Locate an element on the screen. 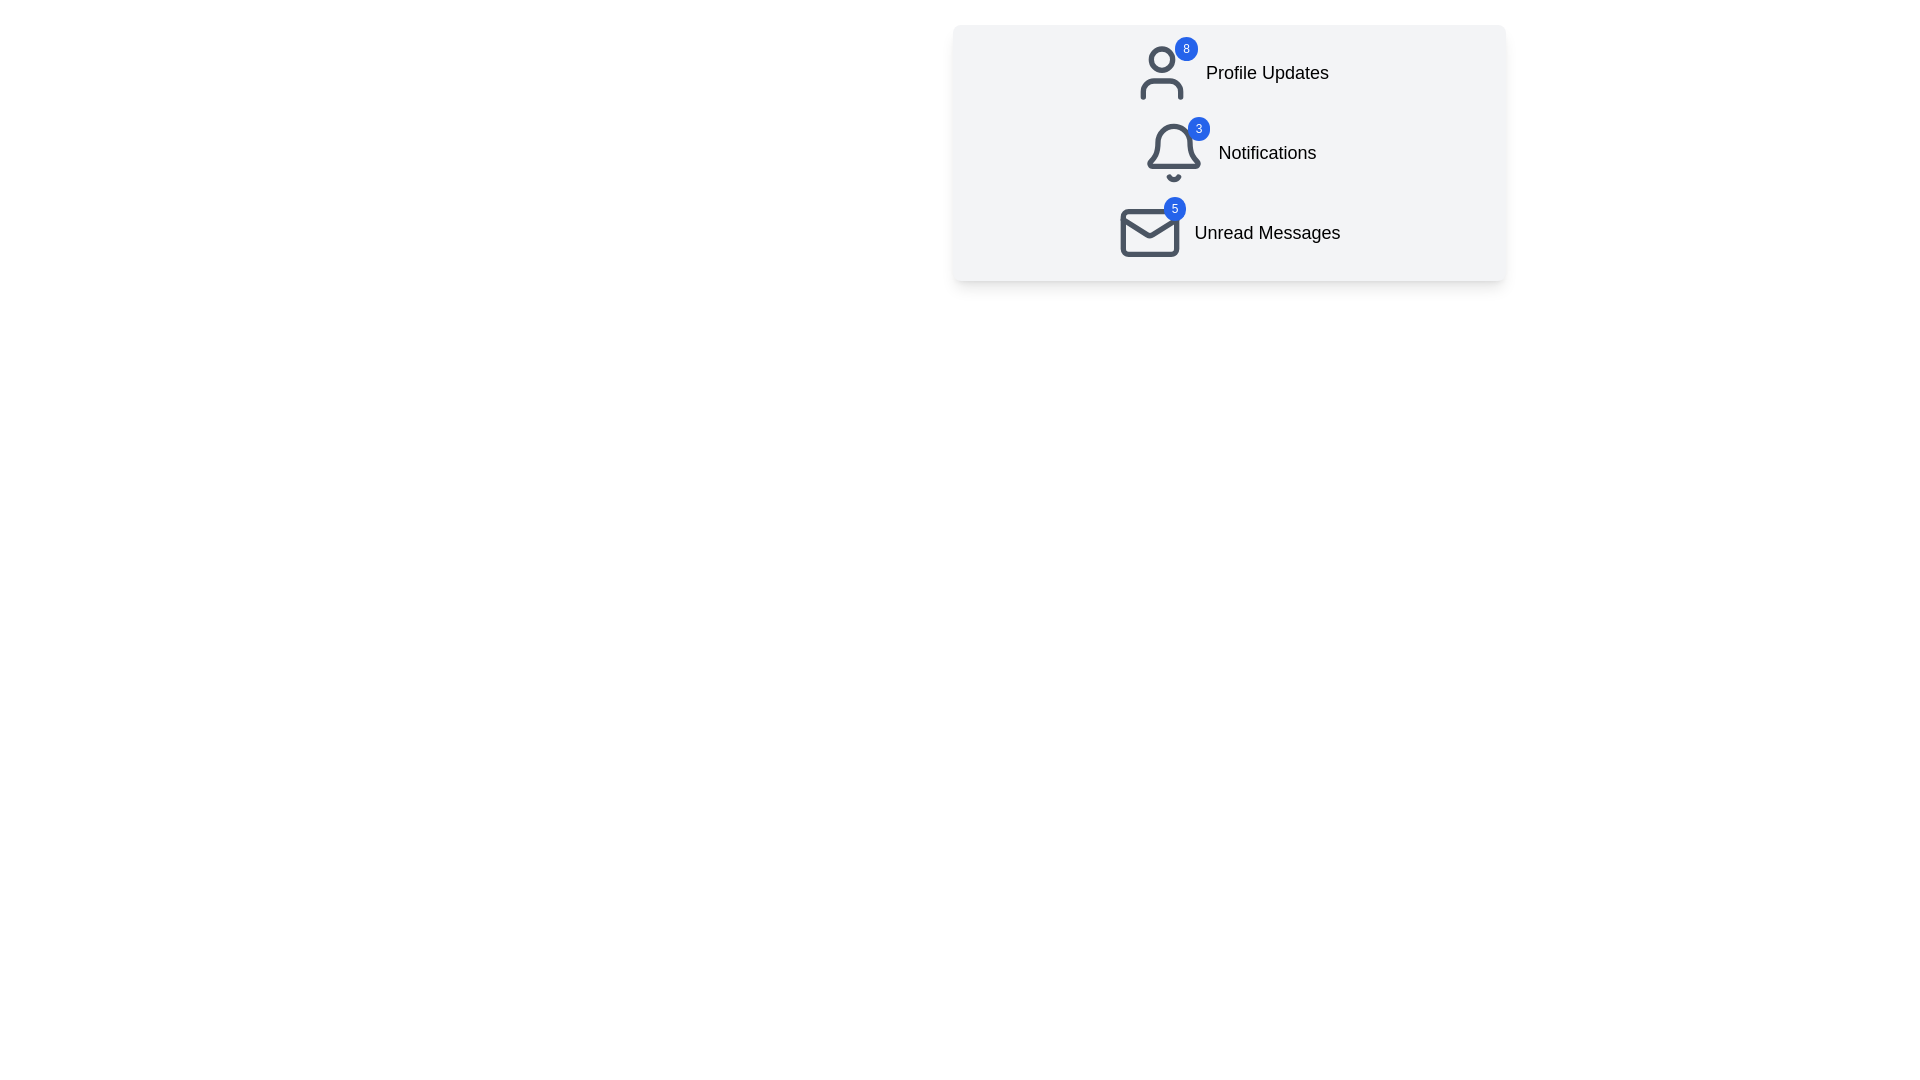 This screenshot has width=1920, height=1080. the informational display with a badge showing 'Unread Messages' and the number '5' for accessibility purposes is located at coordinates (1228, 231).